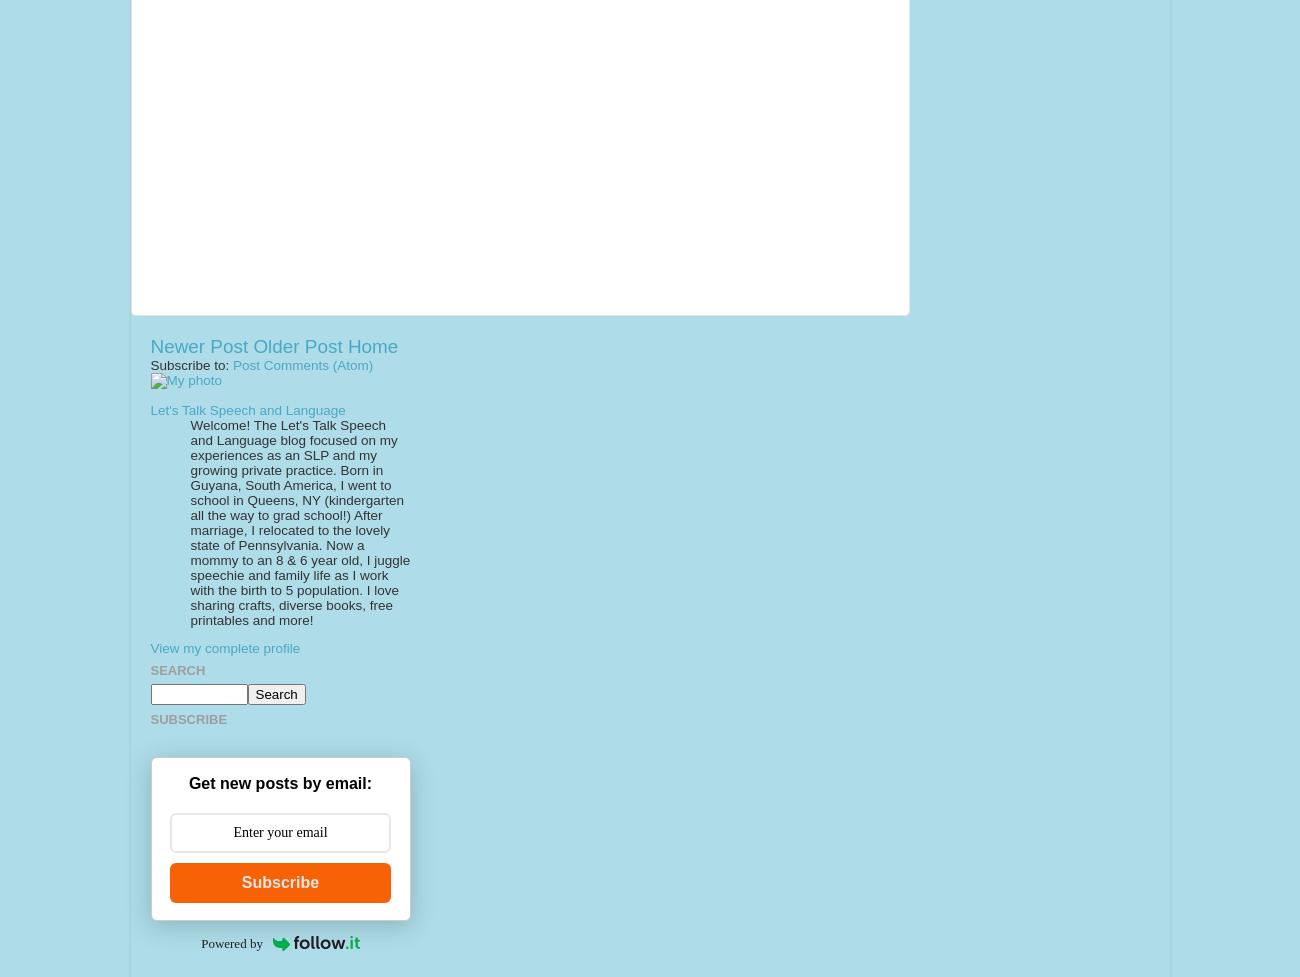  Describe the element at coordinates (300, 521) in the screenshot. I see `'Welcome! The Let's Talk Speech and Language blog focused on my experiences as an SLP and my growing private practice. Born in Guyana, South America, I went to school in Queens, NY (kindergarten all the way to grad school!) After marriage, I relocated to the lovely state of Pennsylvania. Now a mommy to an 8 & 6 year old, I juggle speechie and family life as I work with the birth to 5 population. I love sharing crafts, diverse books, free printables and more!'` at that location.